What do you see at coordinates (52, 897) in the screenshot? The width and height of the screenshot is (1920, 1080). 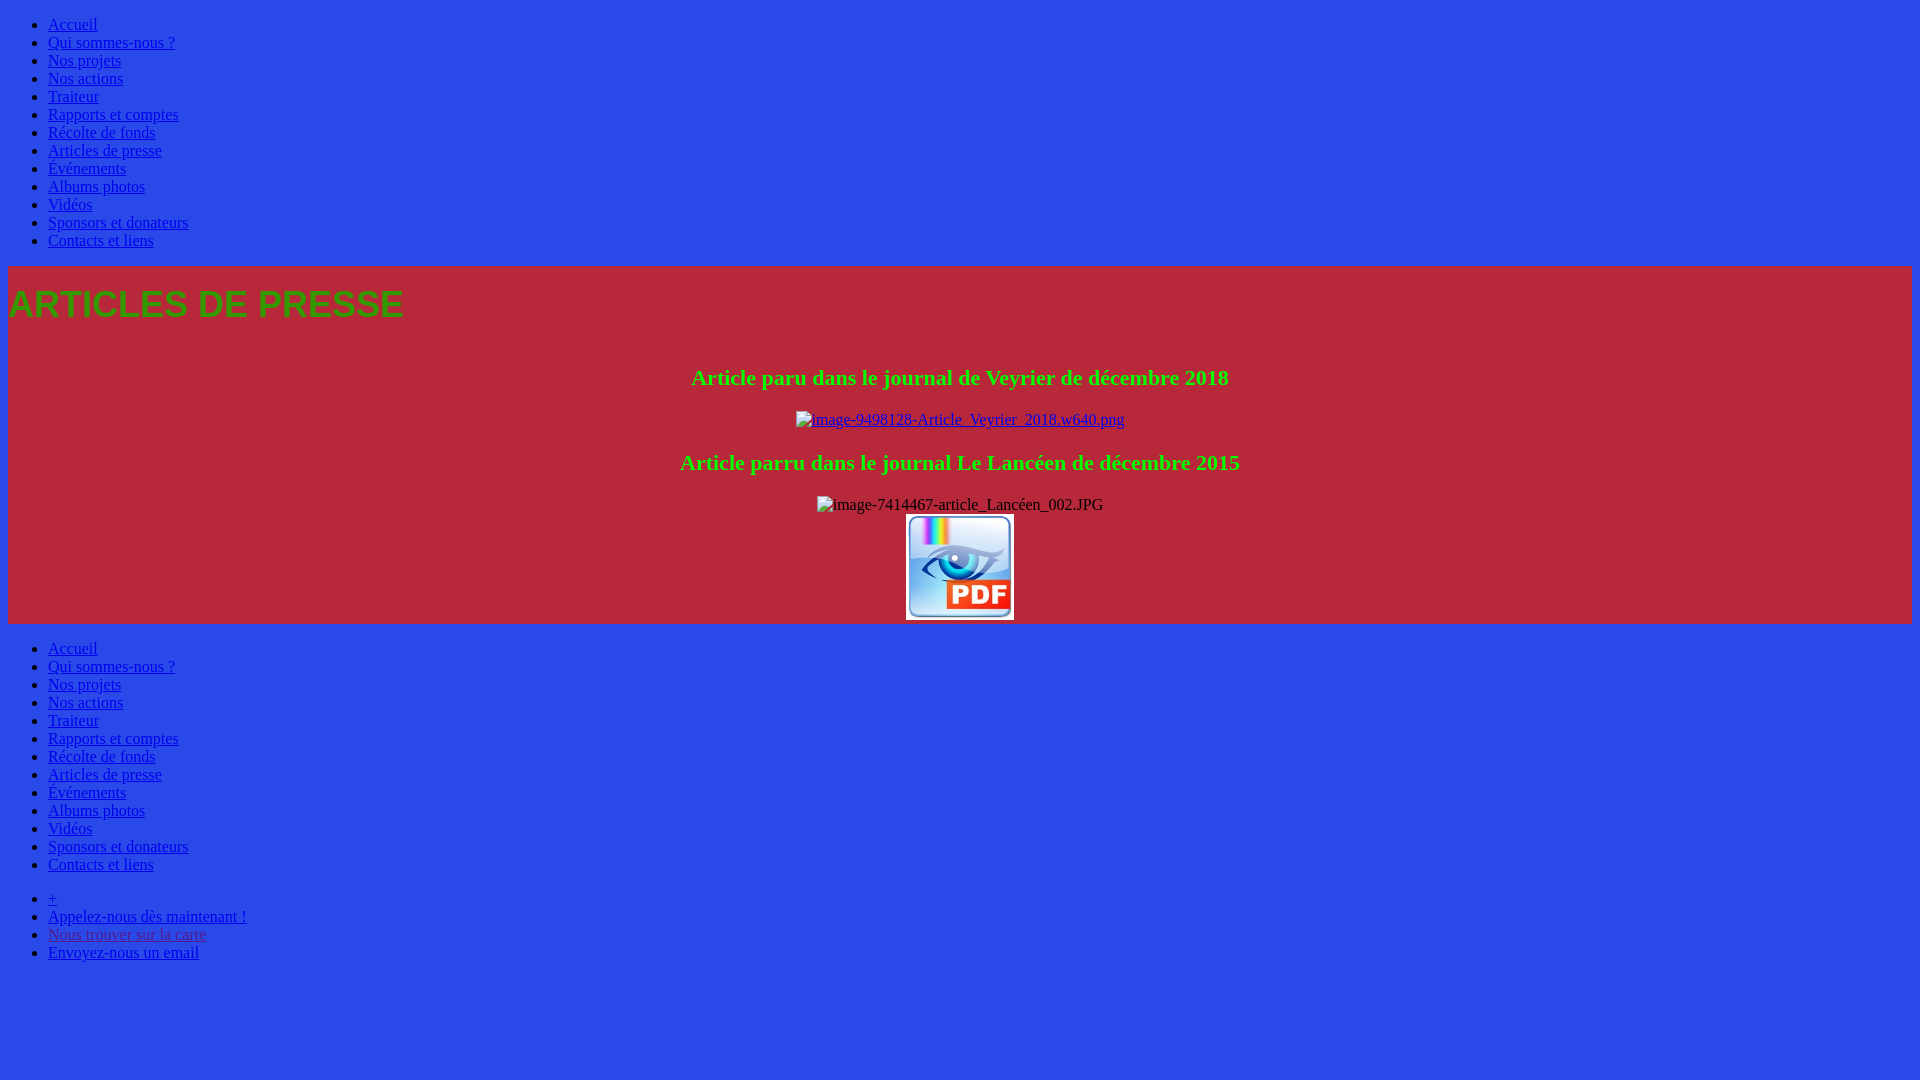 I see `'+'` at bounding box center [52, 897].